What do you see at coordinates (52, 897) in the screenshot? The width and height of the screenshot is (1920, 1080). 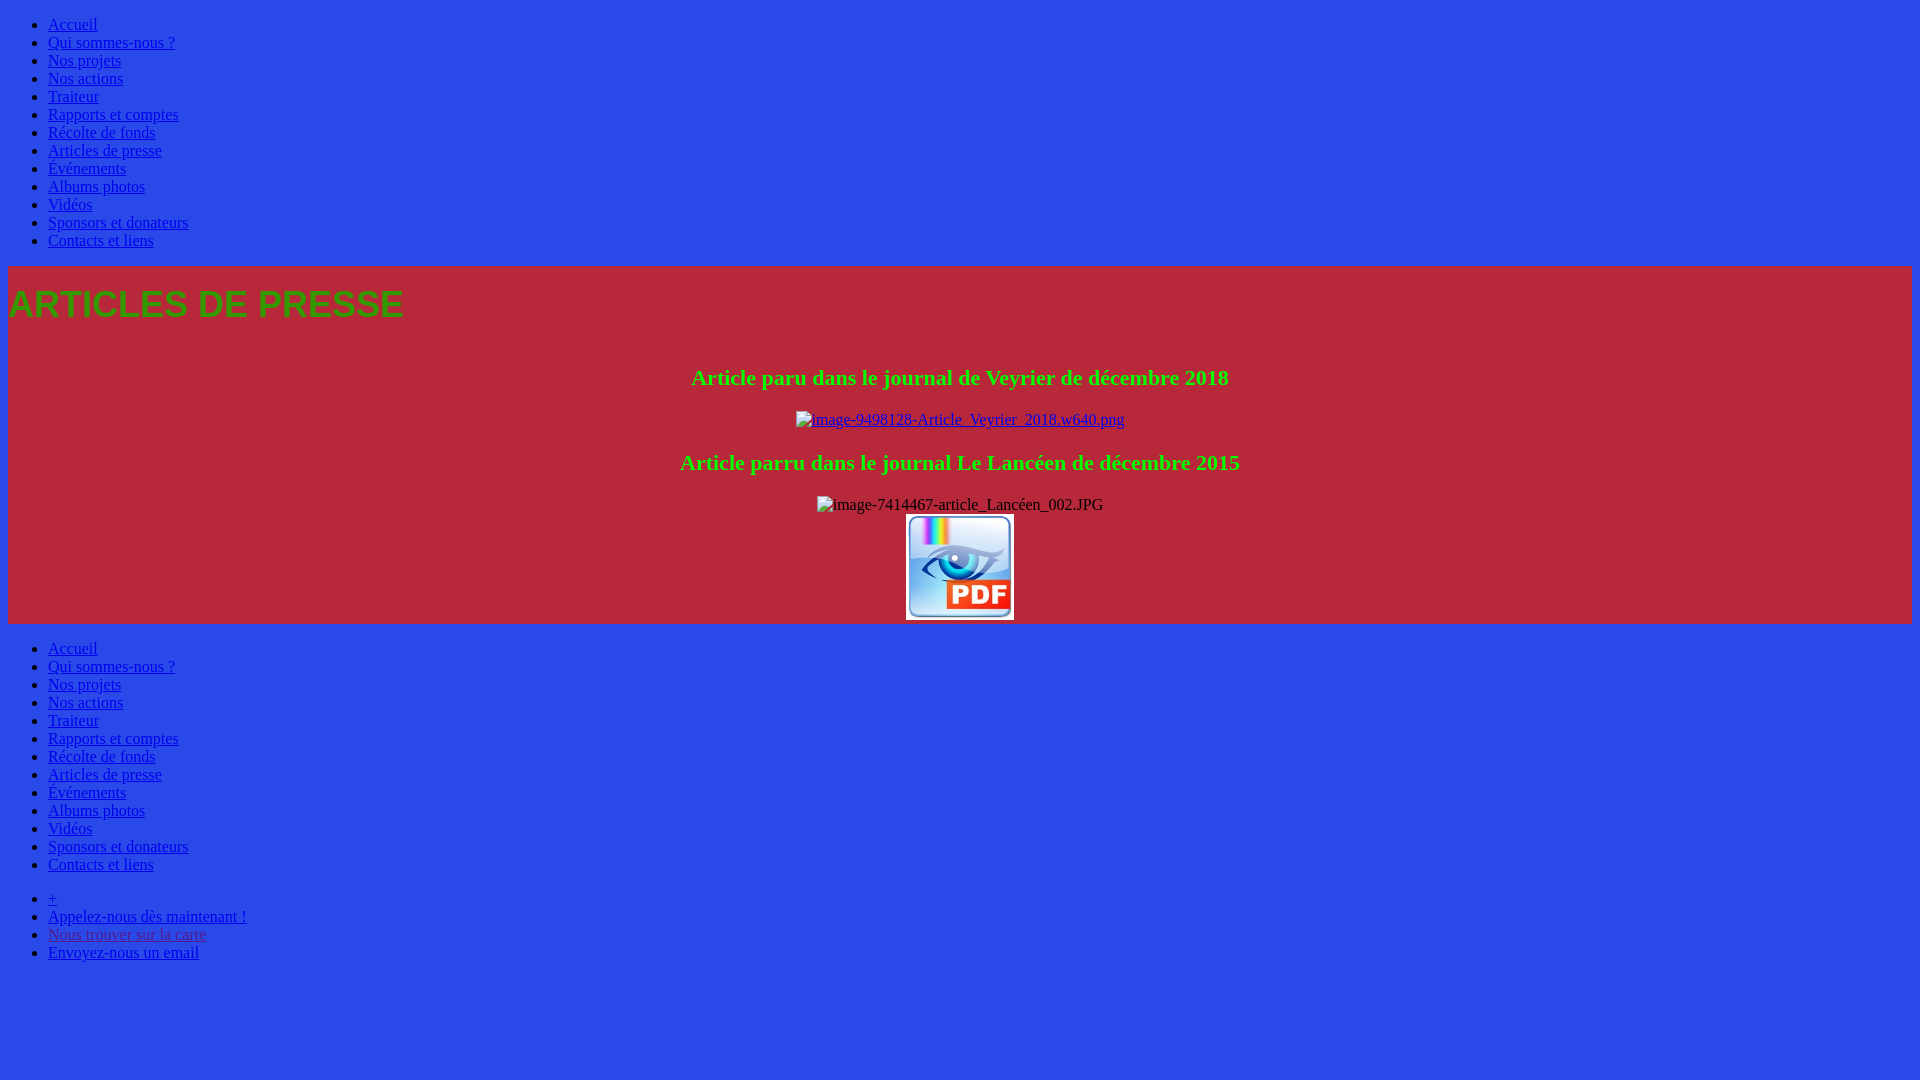 I see `'+'` at bounding box center [52, 897].